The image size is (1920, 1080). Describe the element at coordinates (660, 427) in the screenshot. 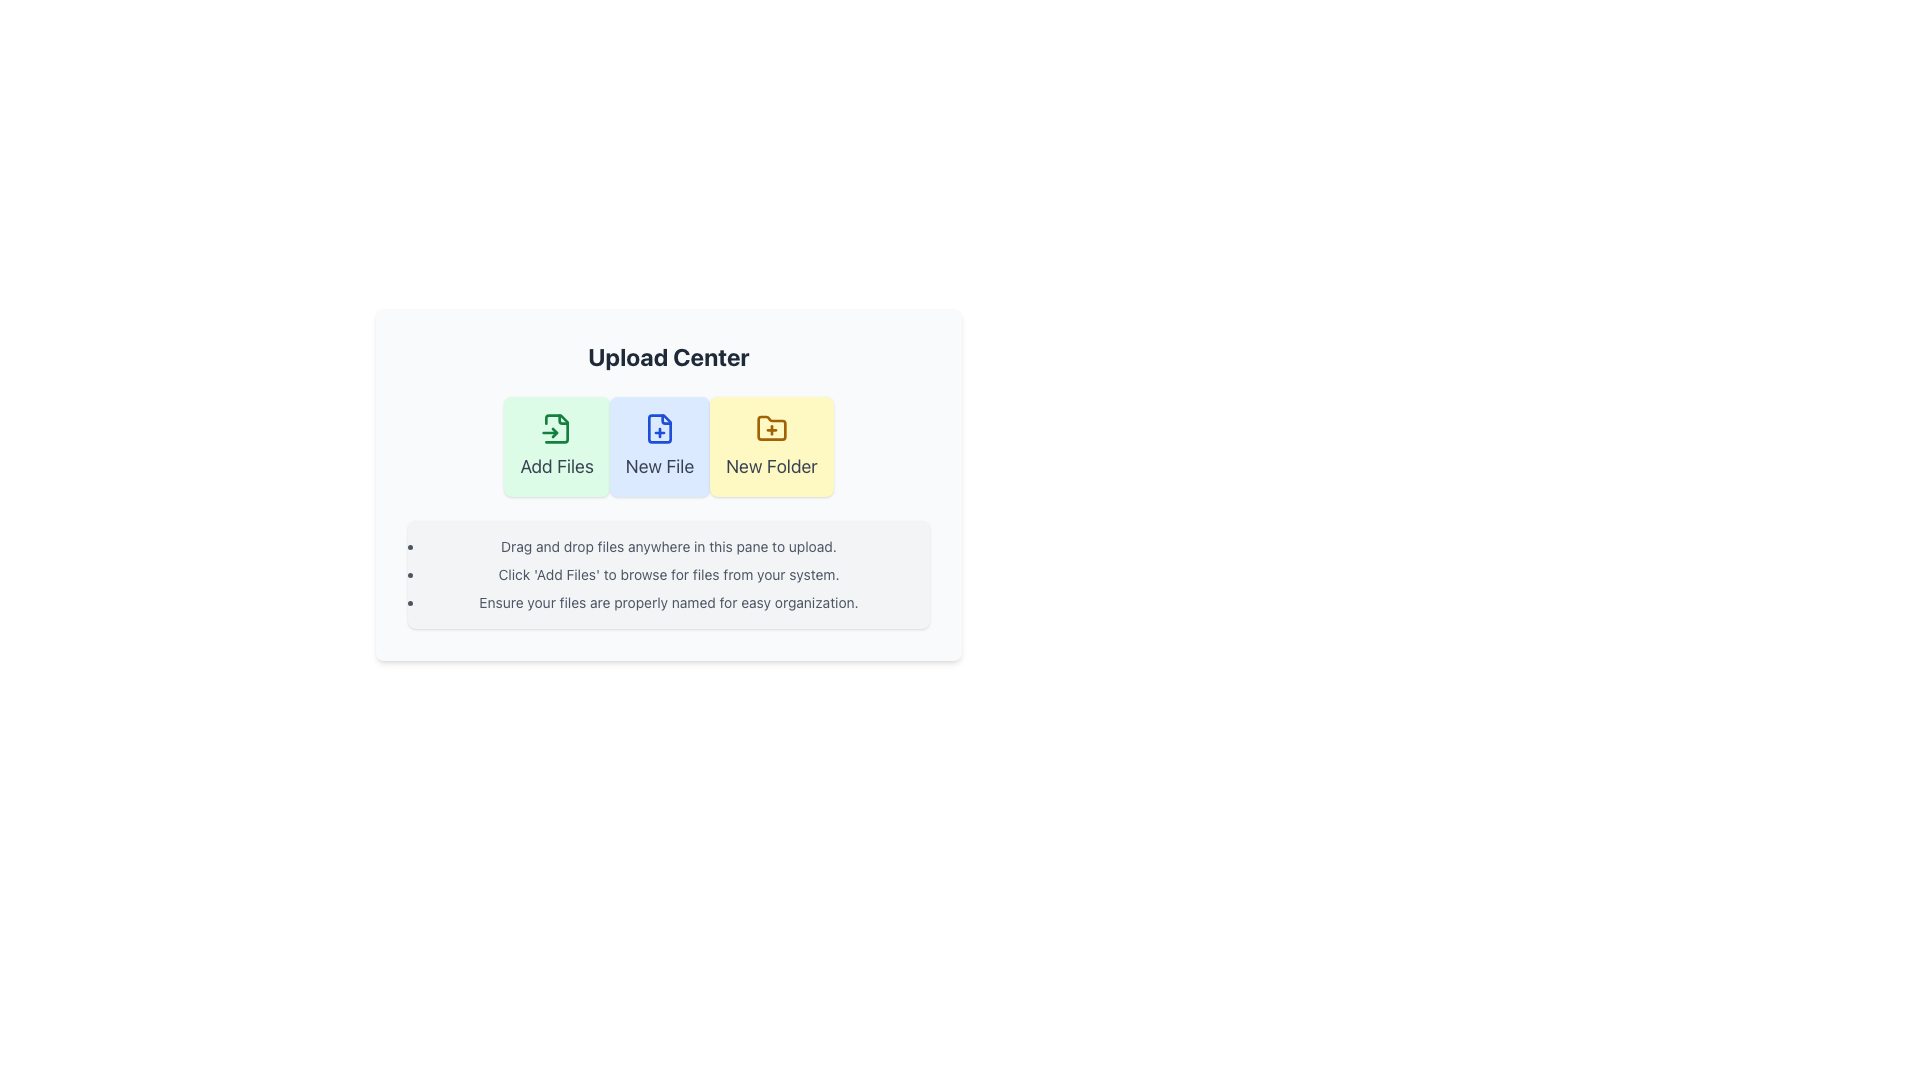

I see `the Decorative SVG graphic icon within the 'New File' button, which is part of the button group located beneath the 'Upload Center' title` at that location.